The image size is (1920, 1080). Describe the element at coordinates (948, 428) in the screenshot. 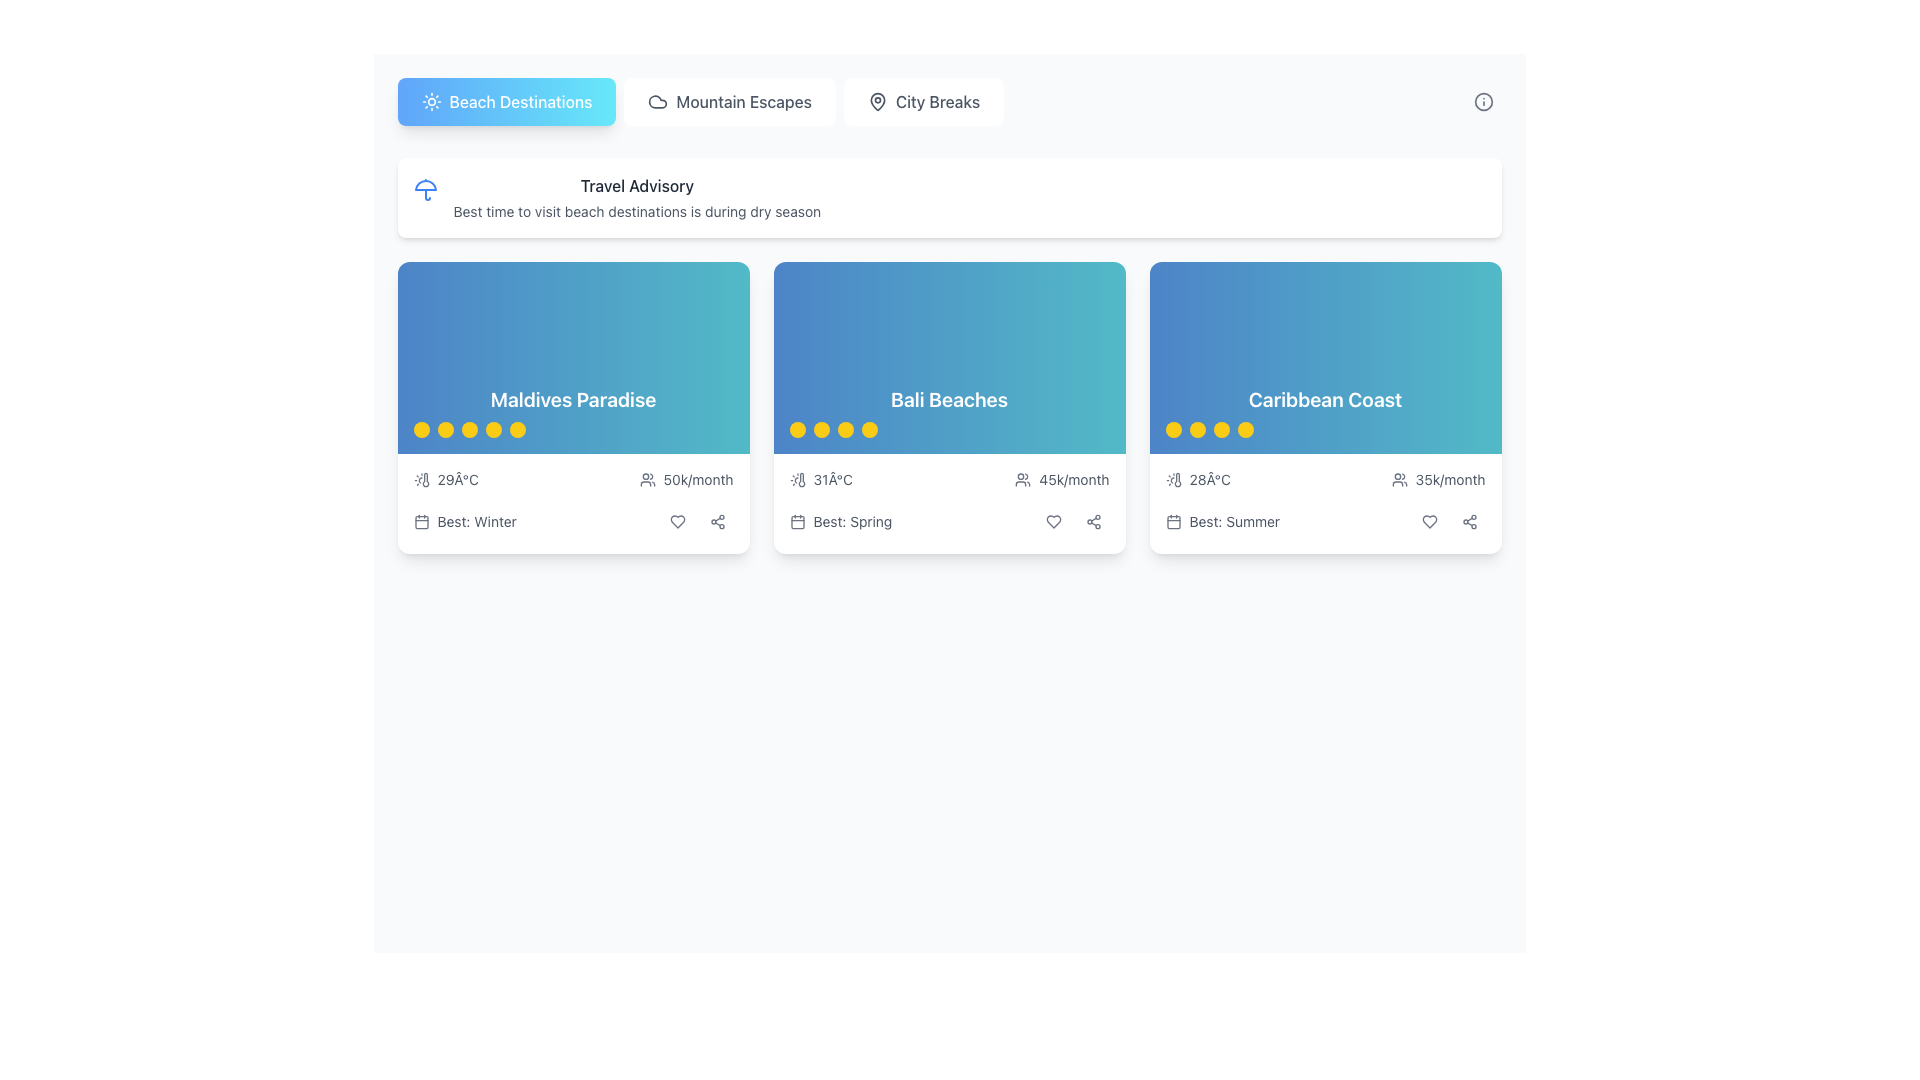

I see `the Rating Stars Indicator located beneath the title 'Bali Beaches' in the card layout` at that location.